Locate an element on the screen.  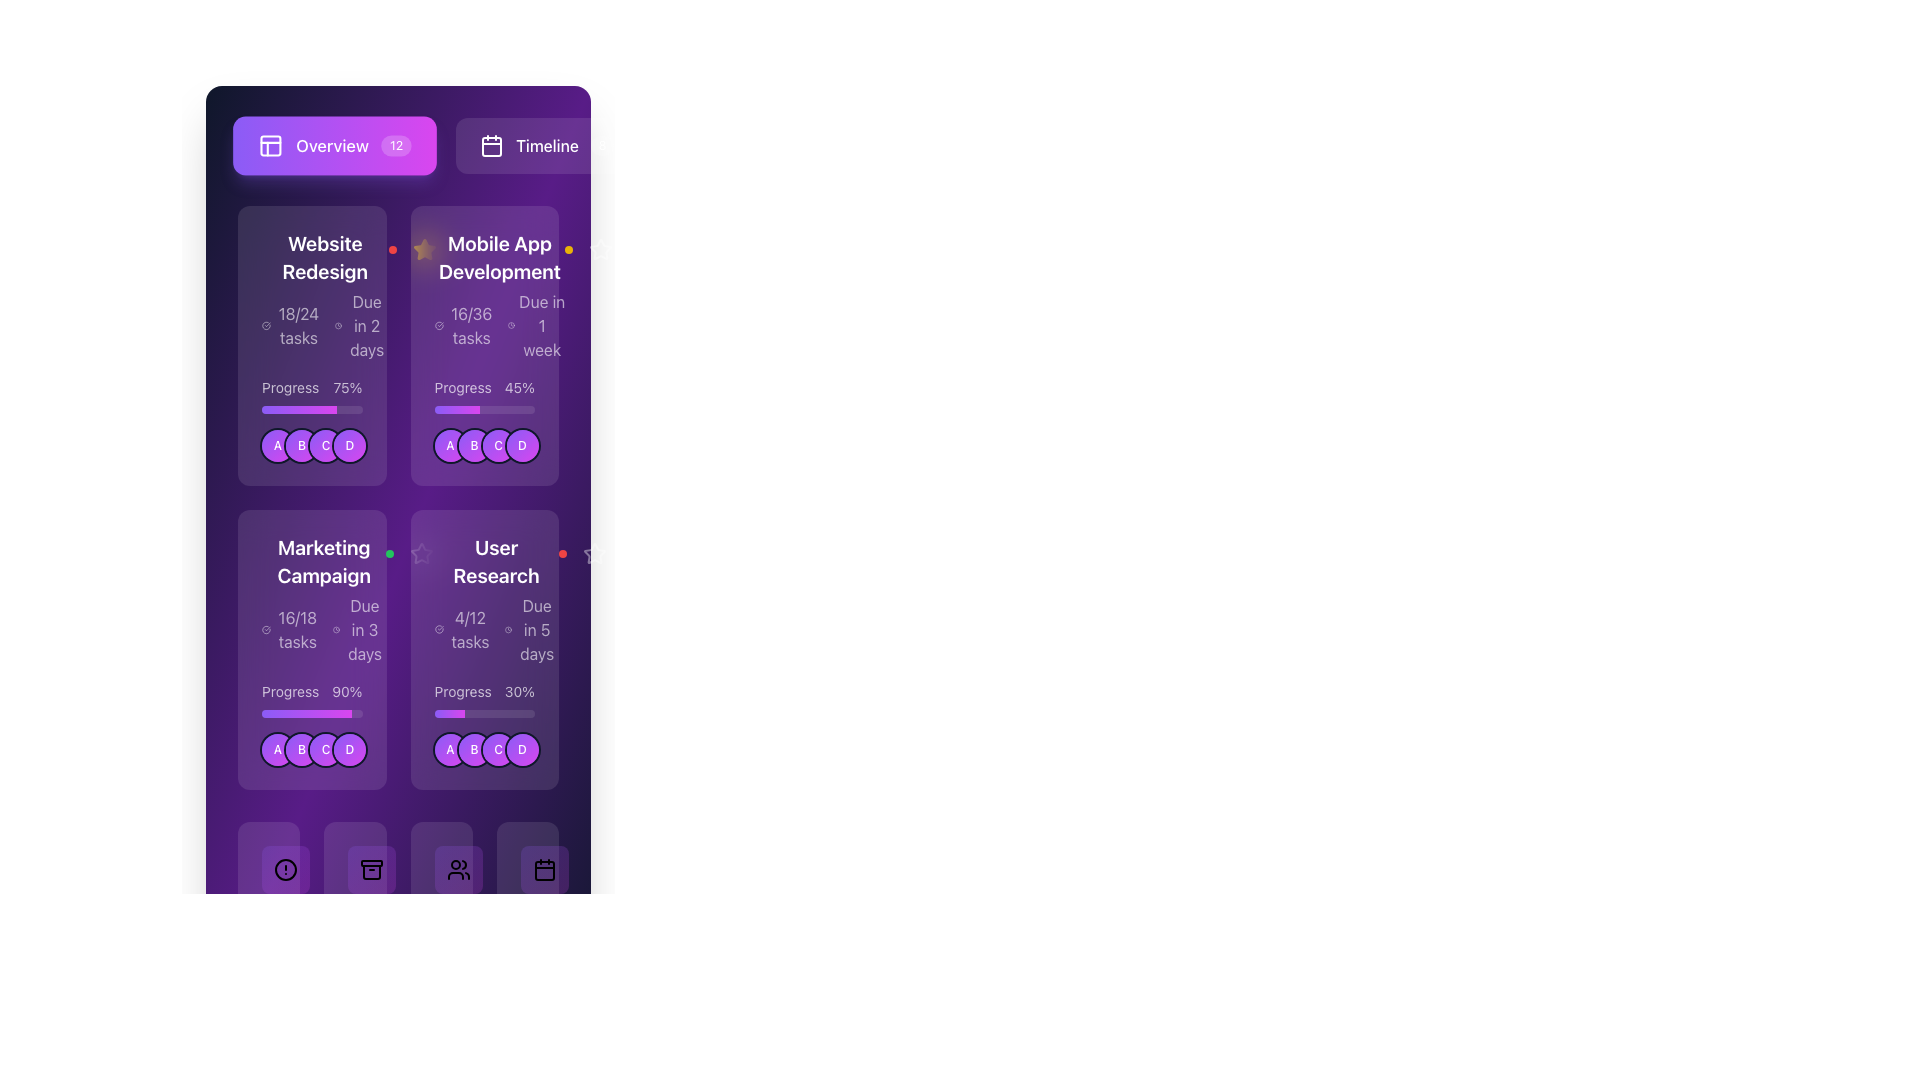
the decorative bar or functional icon element located at the lower portion of the interface, second from the left among similar items is located at coordinates (372, 862).